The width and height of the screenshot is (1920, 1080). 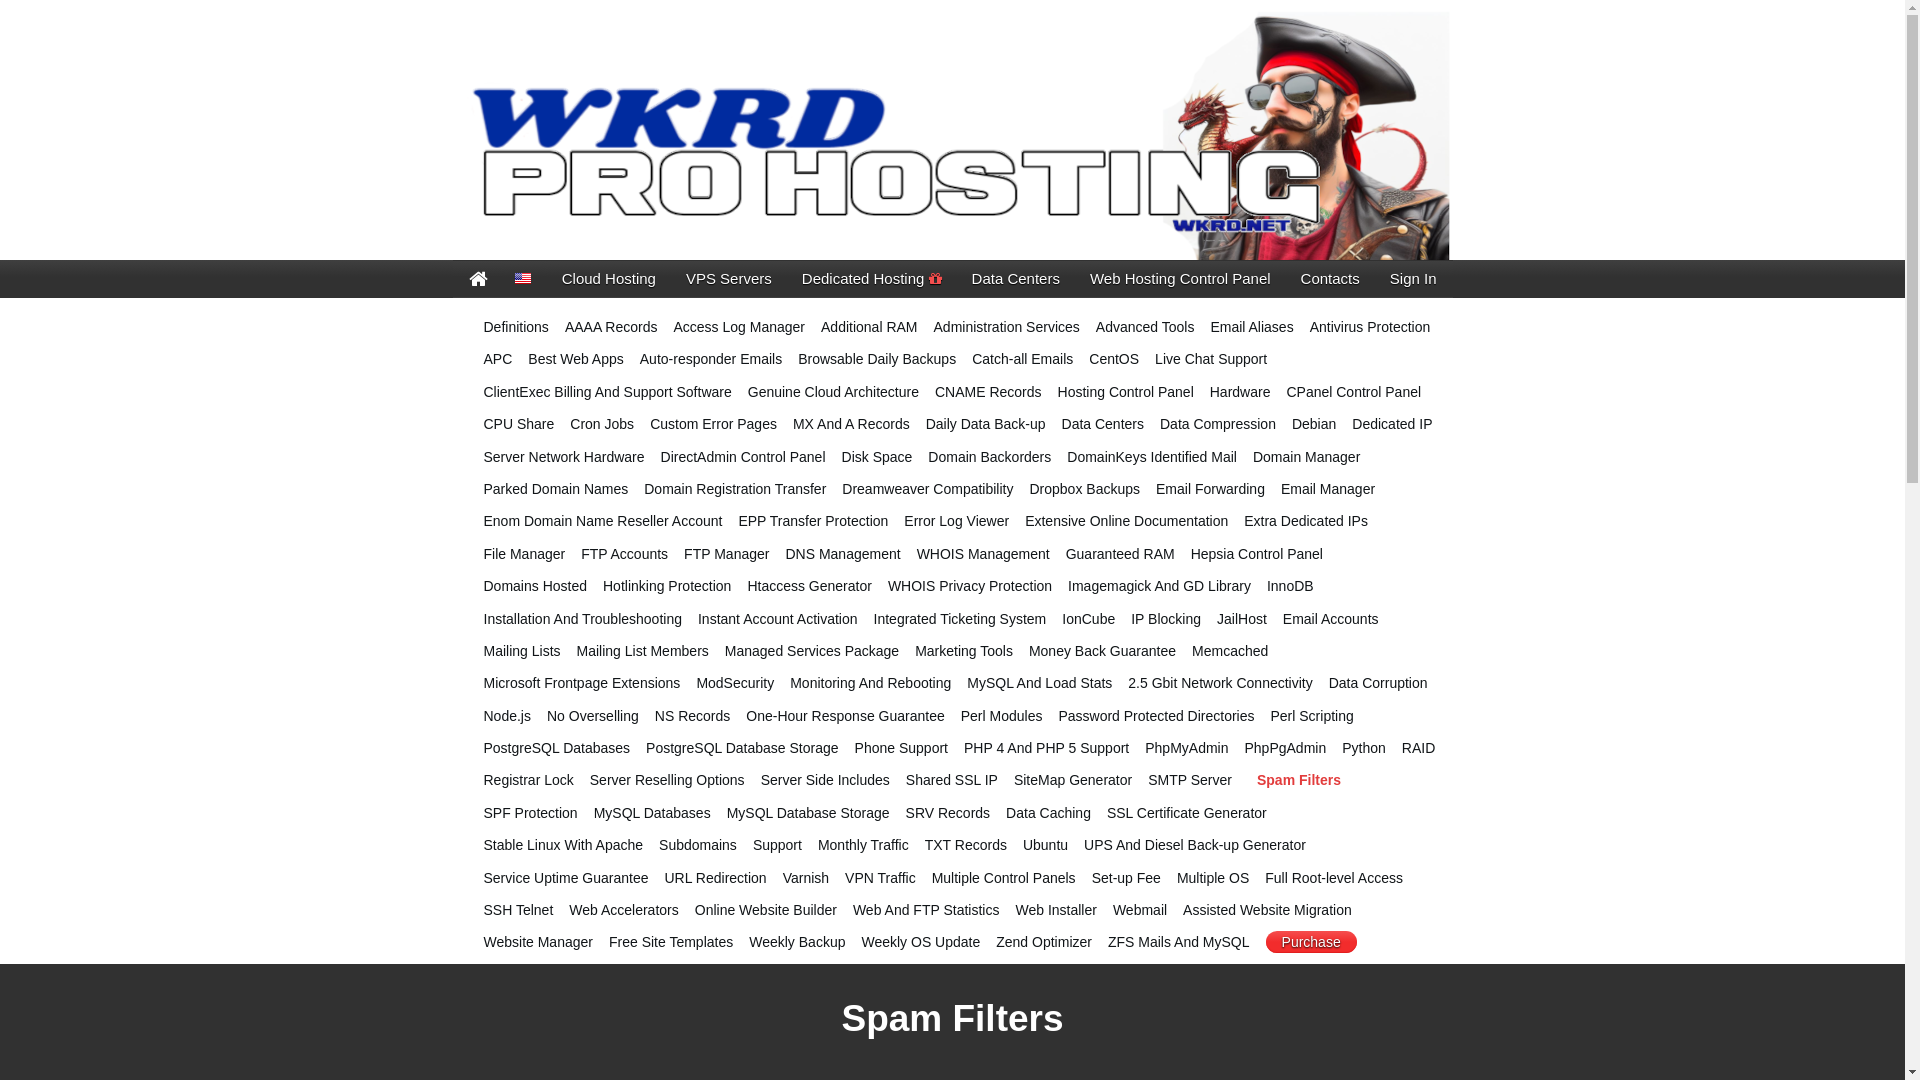 What do you see at coordinates (1126, 519) in the screenshot?
I see `'Extensive Online Documentation'` at bounding box center [1126, 519].